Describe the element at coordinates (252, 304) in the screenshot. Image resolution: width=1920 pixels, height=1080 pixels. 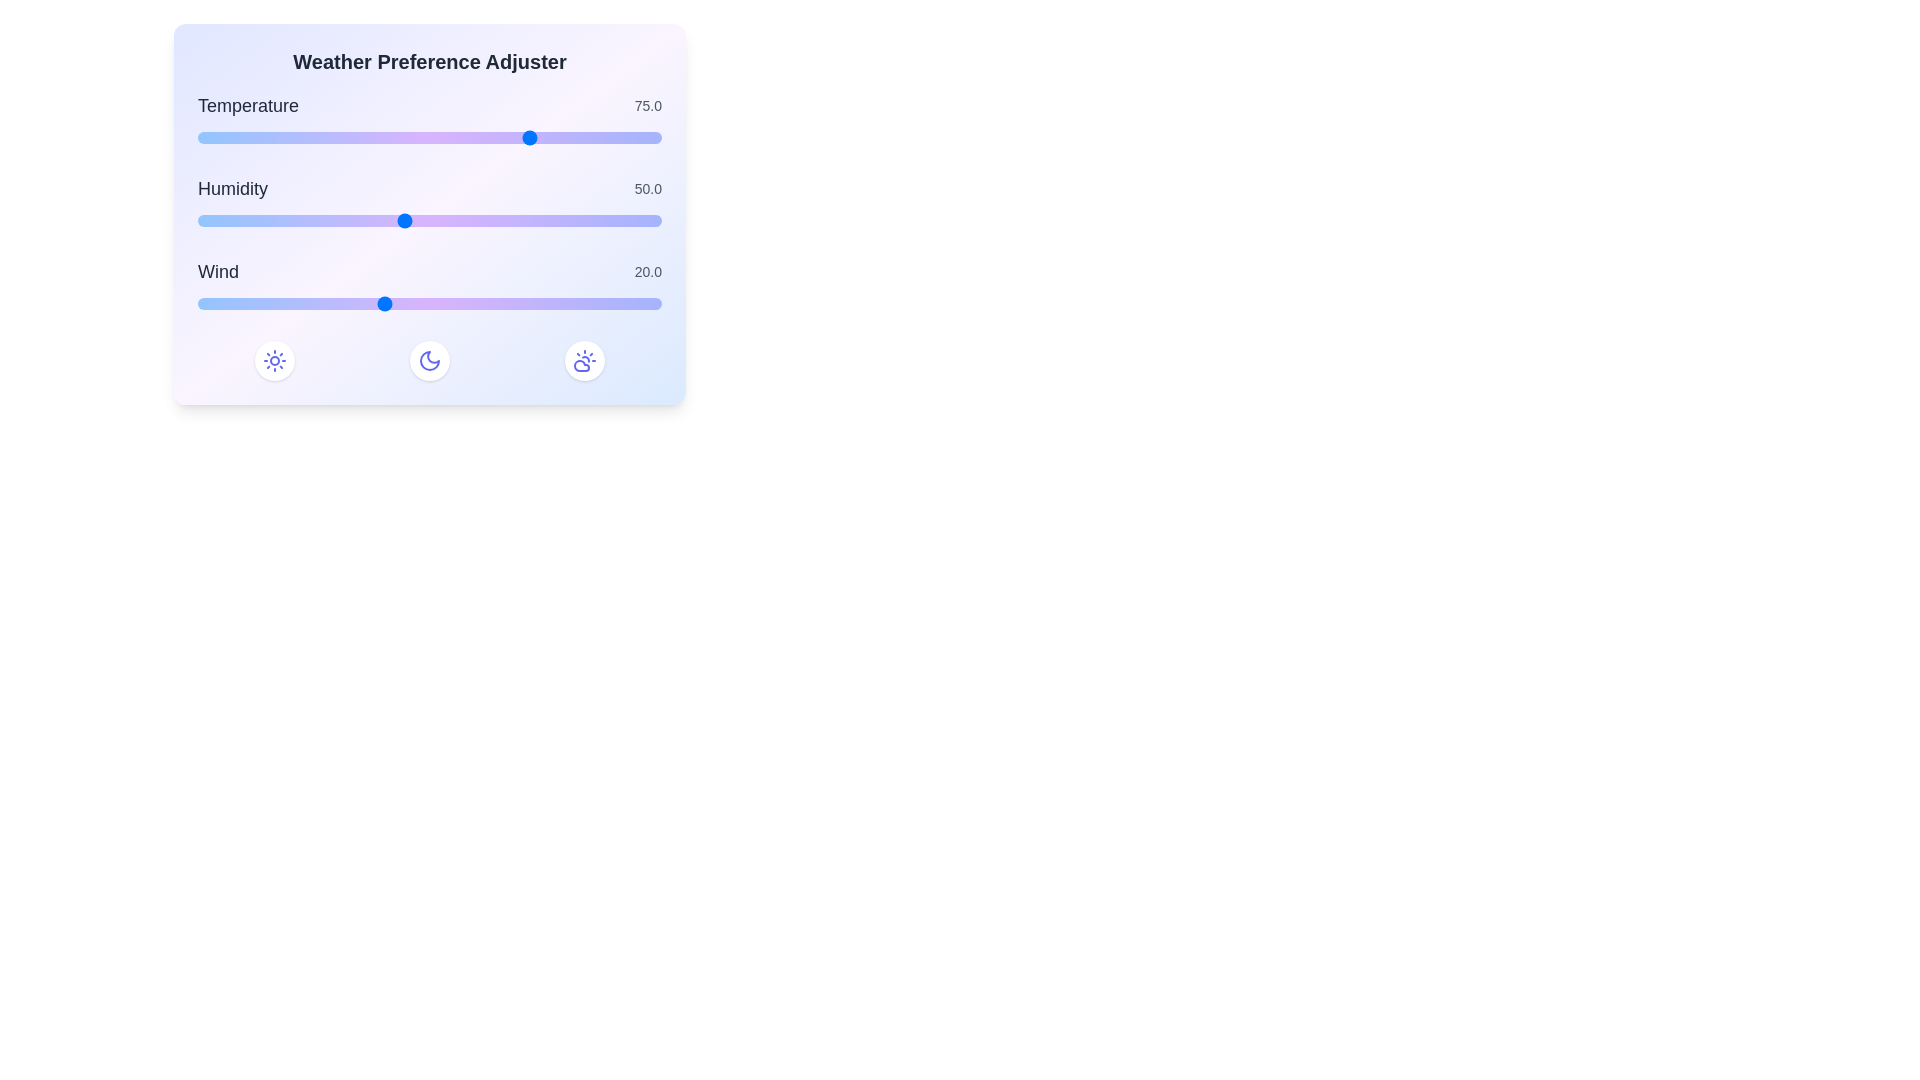
I see `wind value` at that location.